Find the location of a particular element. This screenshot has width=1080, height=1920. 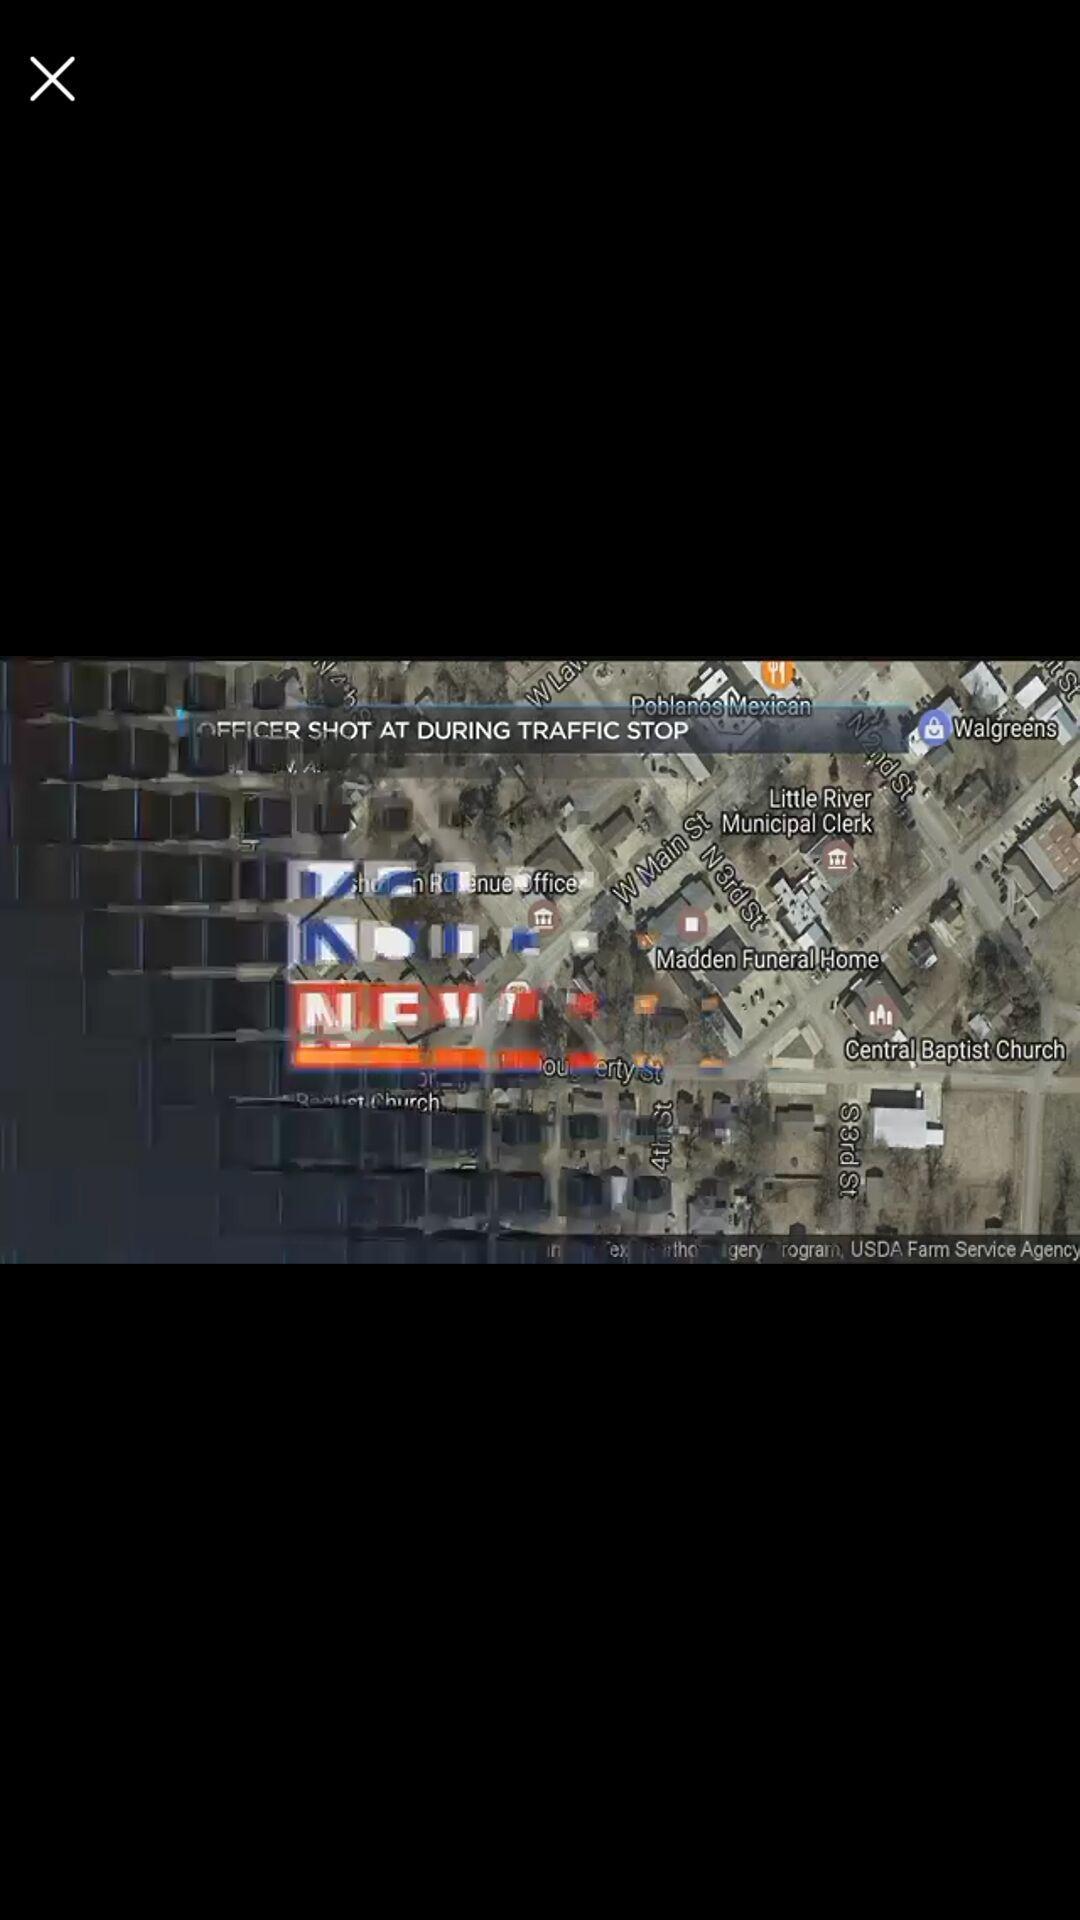

advertisement is located at coordinates (51, 78).